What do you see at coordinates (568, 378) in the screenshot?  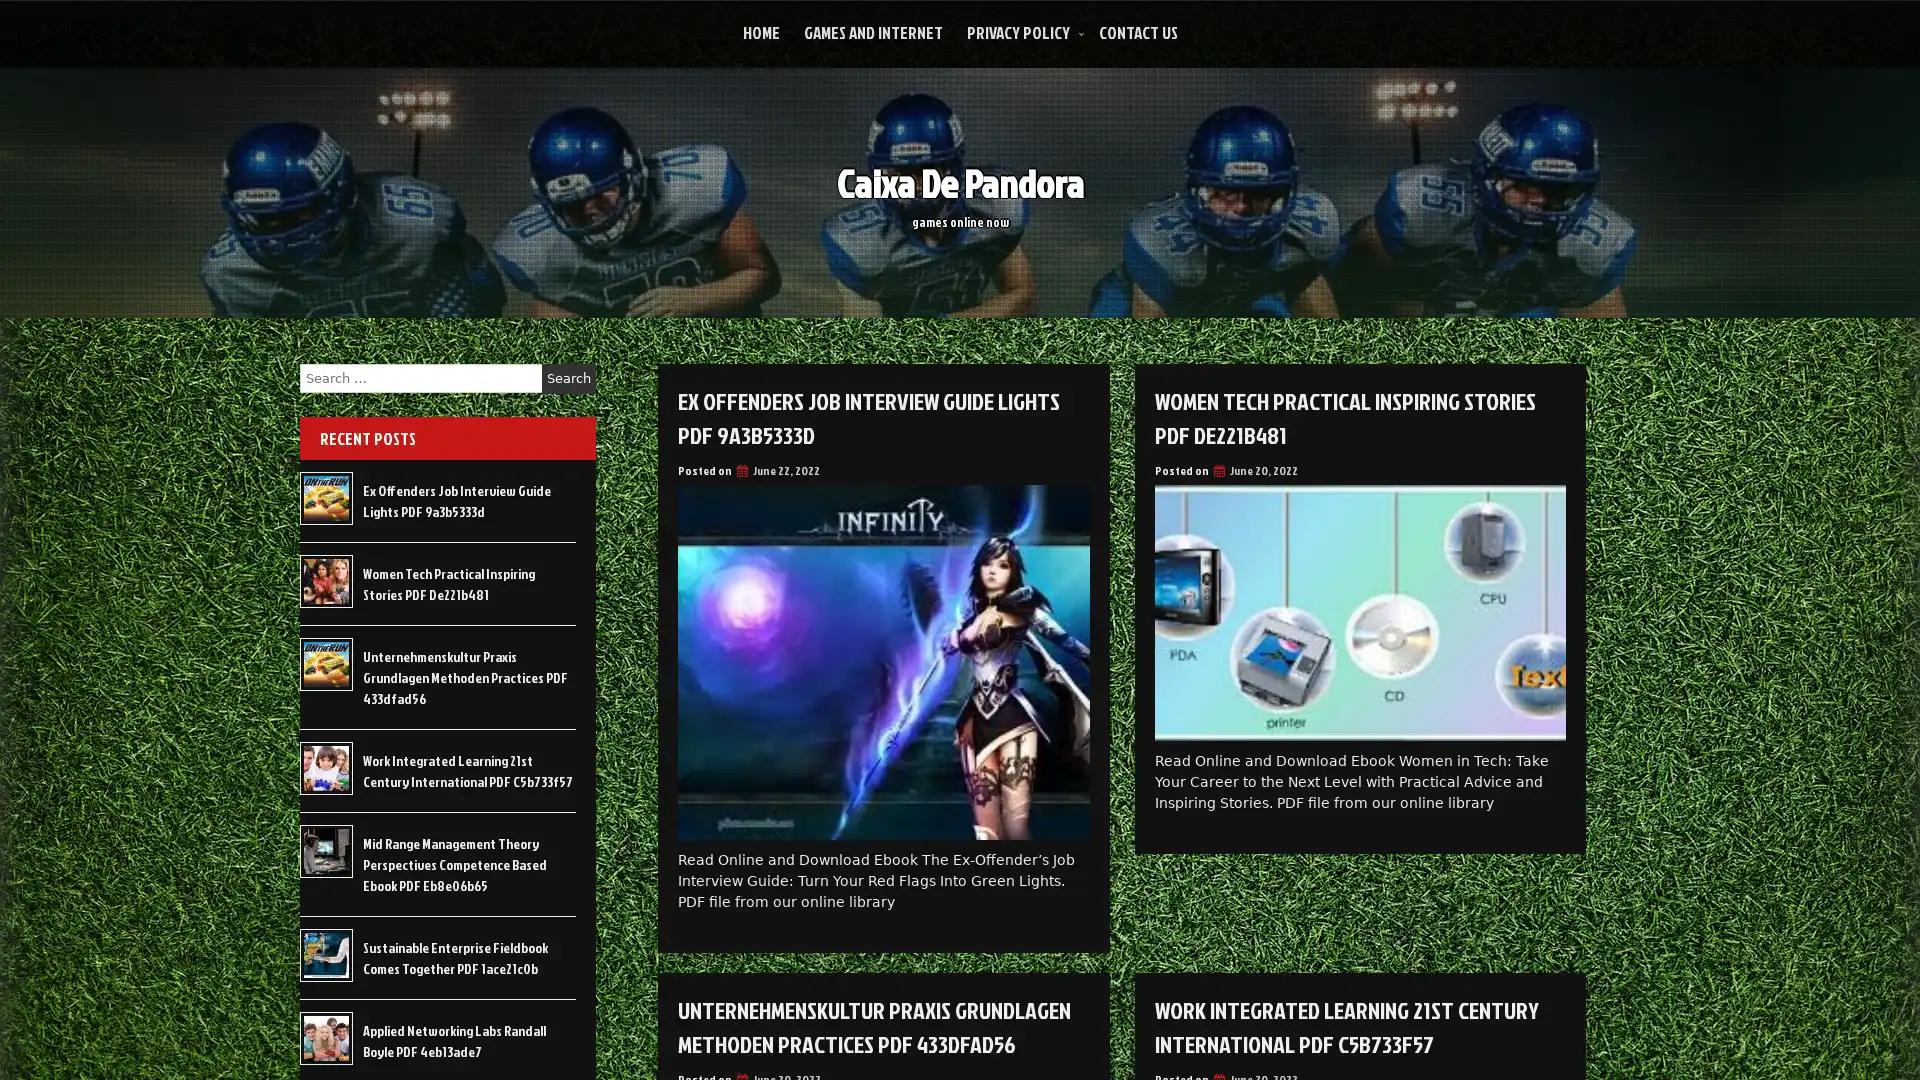 I see `Search` at bounding box center [568, 378].